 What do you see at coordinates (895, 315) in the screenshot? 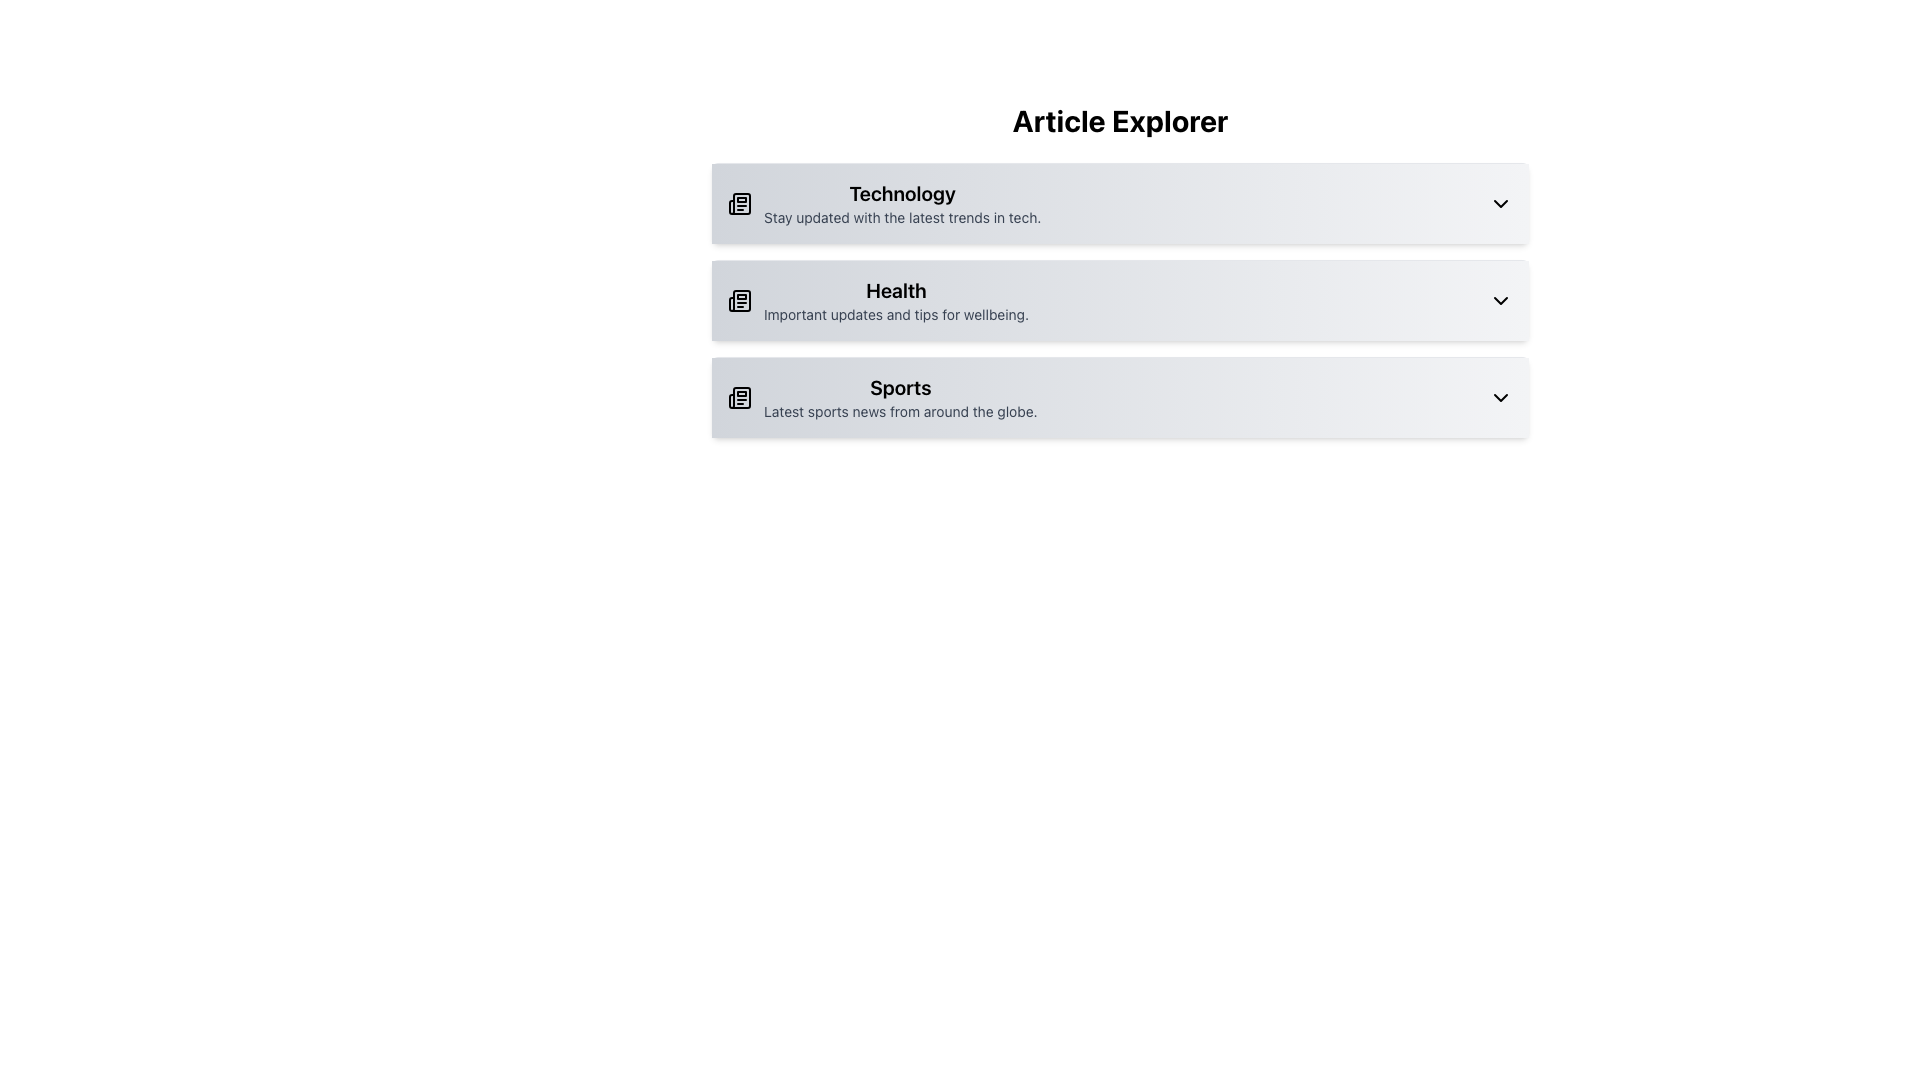
I see `text block that contains 'Important updates and tips for wellbeing.' which is styled in a smaller font size and gray color, located directly below the 'Health' title` at bounding box center [895, 315].